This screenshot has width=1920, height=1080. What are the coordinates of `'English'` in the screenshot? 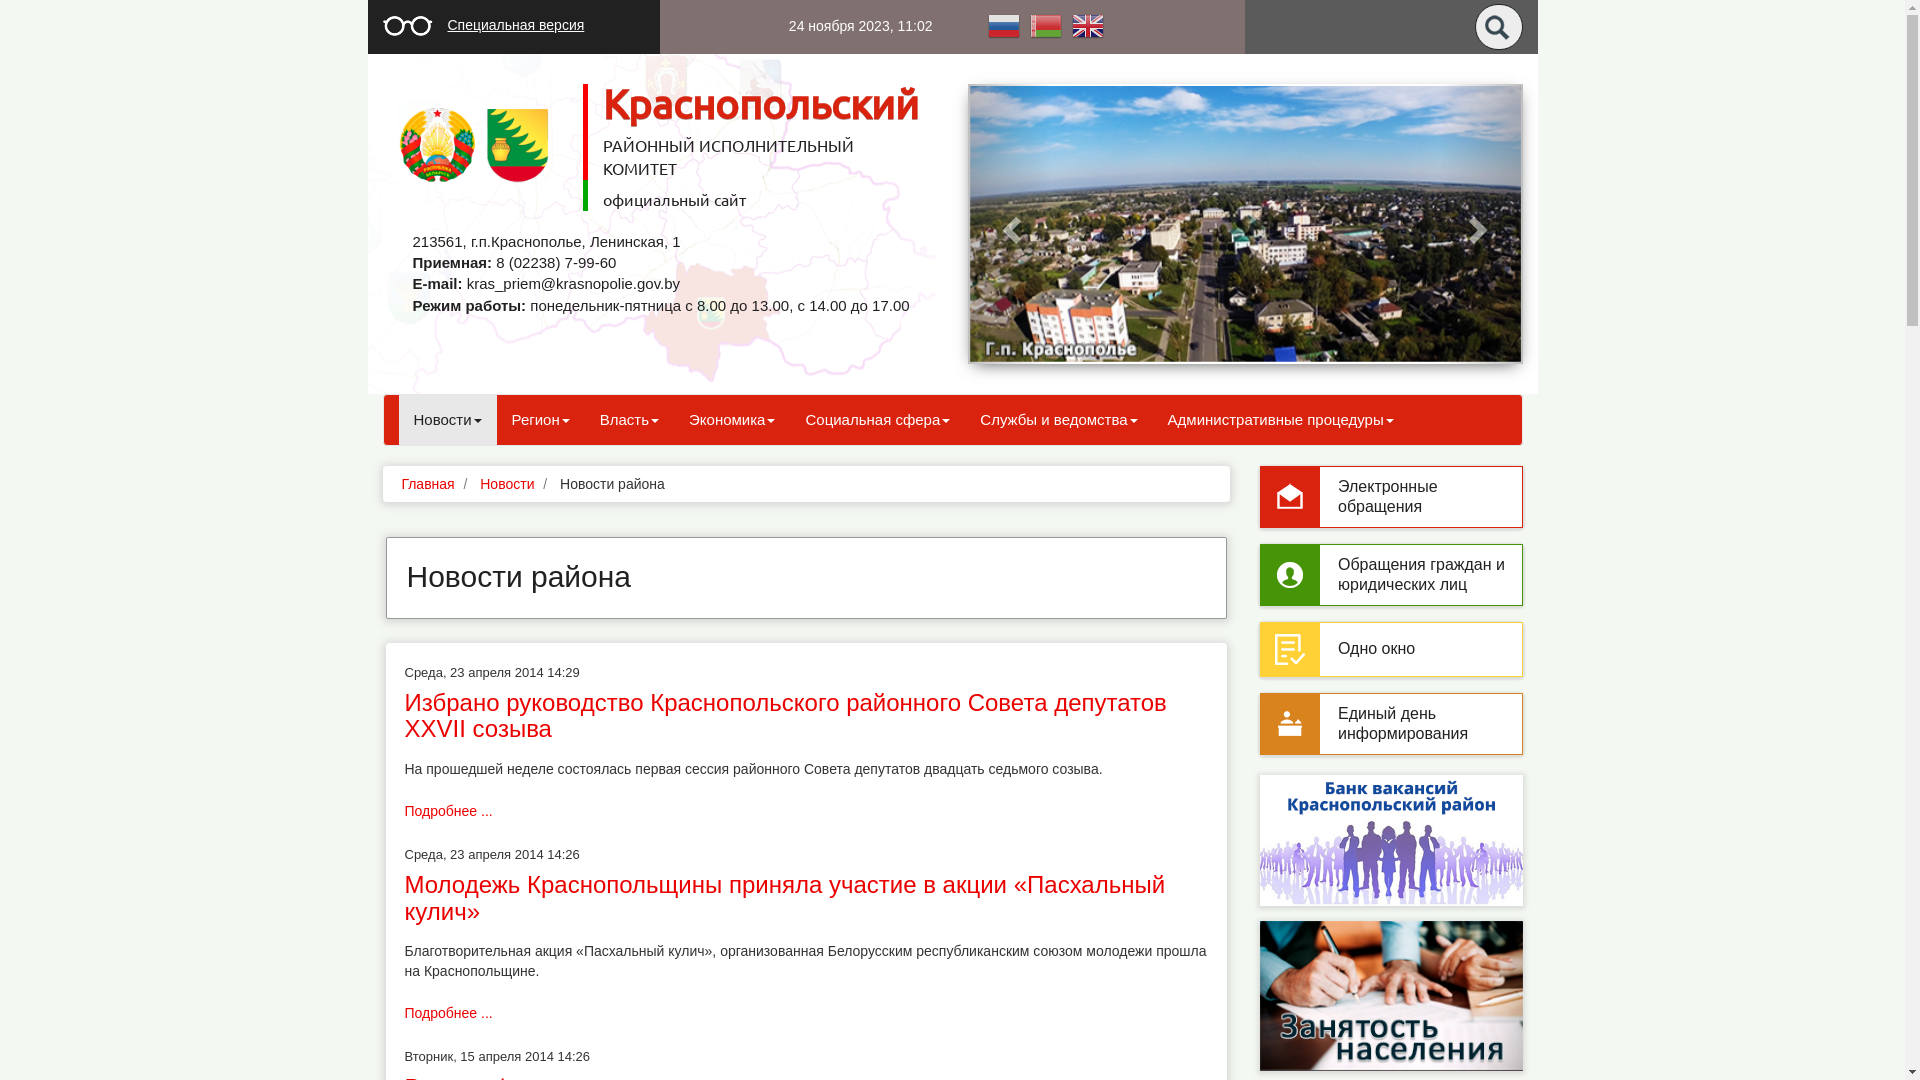 It's located at (1064, 24).